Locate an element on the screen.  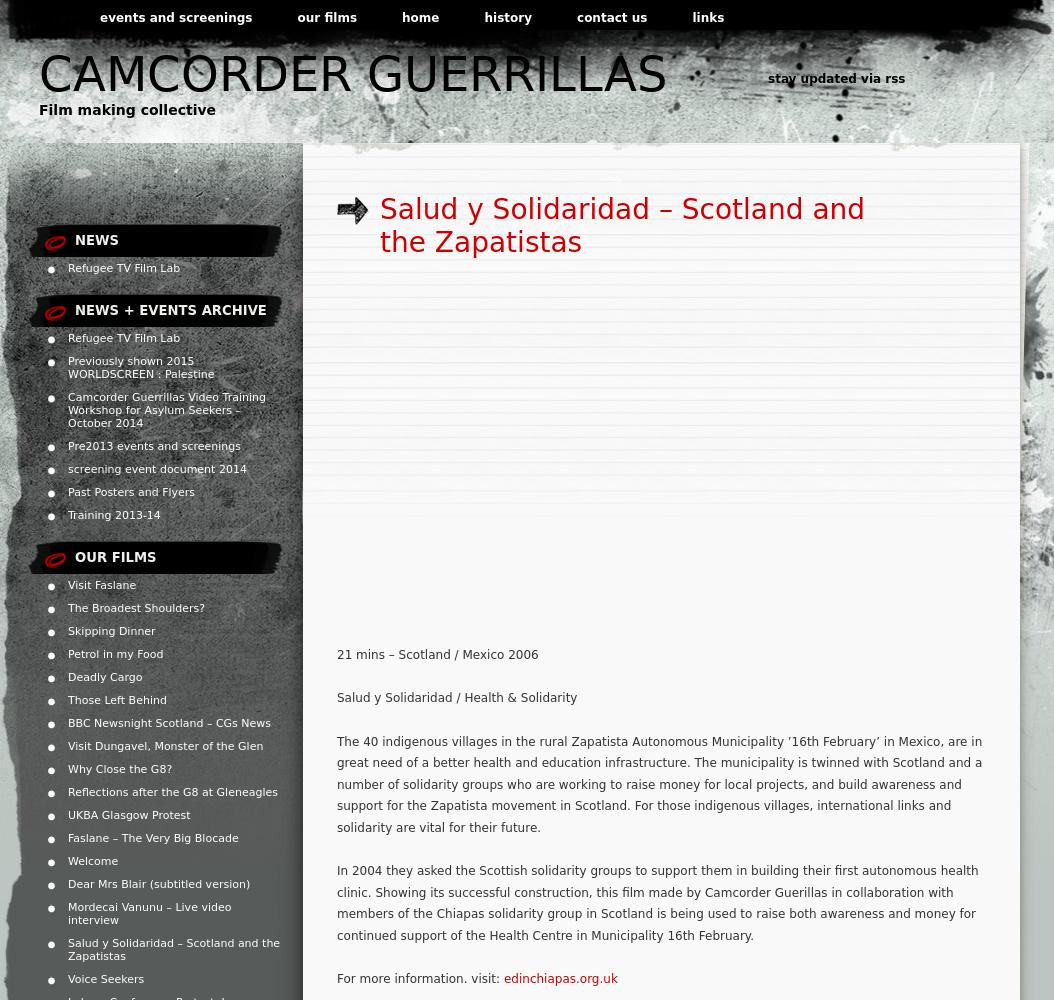
'BBC Newsnight Scotland – CGs News' is located at coordinates (168, 722).